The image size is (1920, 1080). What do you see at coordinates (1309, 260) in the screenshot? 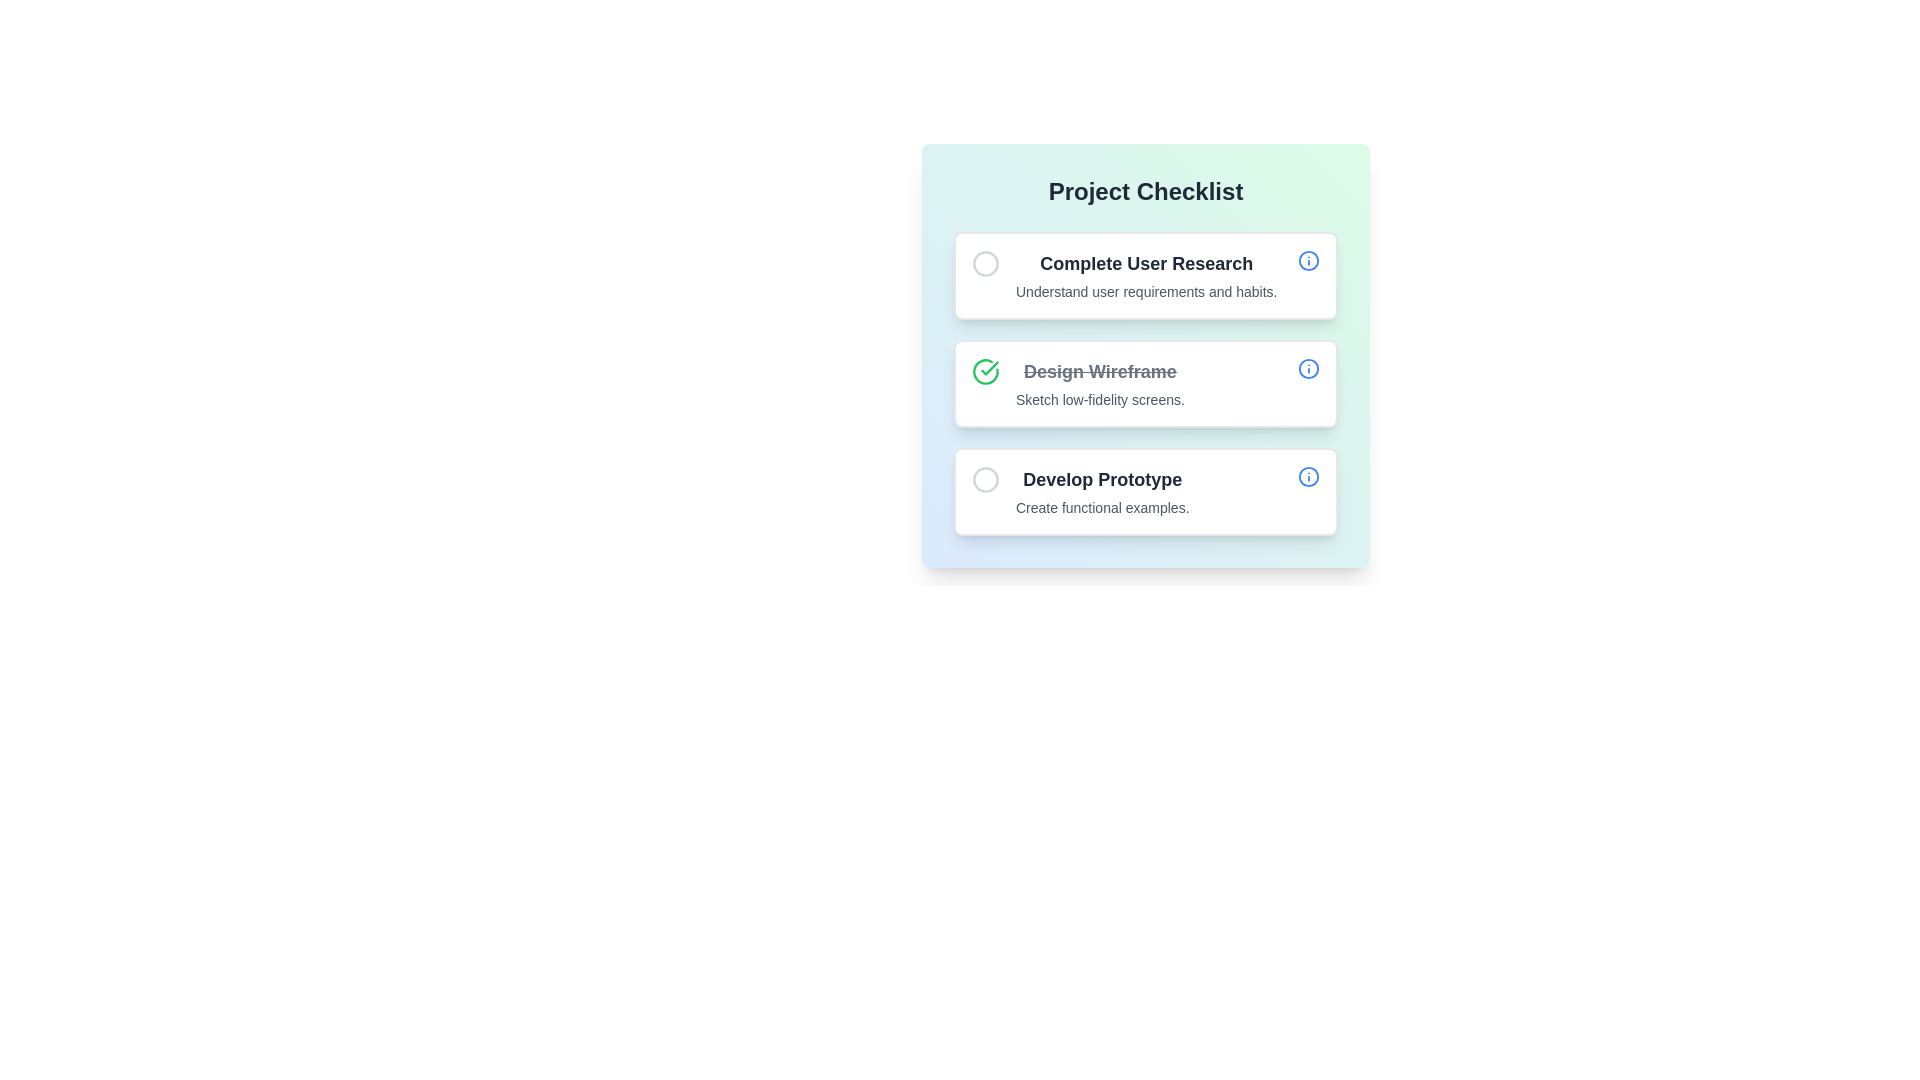
I see `the circular 'i' icon located on the far-right side of the checklist item labeled 'Complete User Research'` at bounding box center [1309, 260].